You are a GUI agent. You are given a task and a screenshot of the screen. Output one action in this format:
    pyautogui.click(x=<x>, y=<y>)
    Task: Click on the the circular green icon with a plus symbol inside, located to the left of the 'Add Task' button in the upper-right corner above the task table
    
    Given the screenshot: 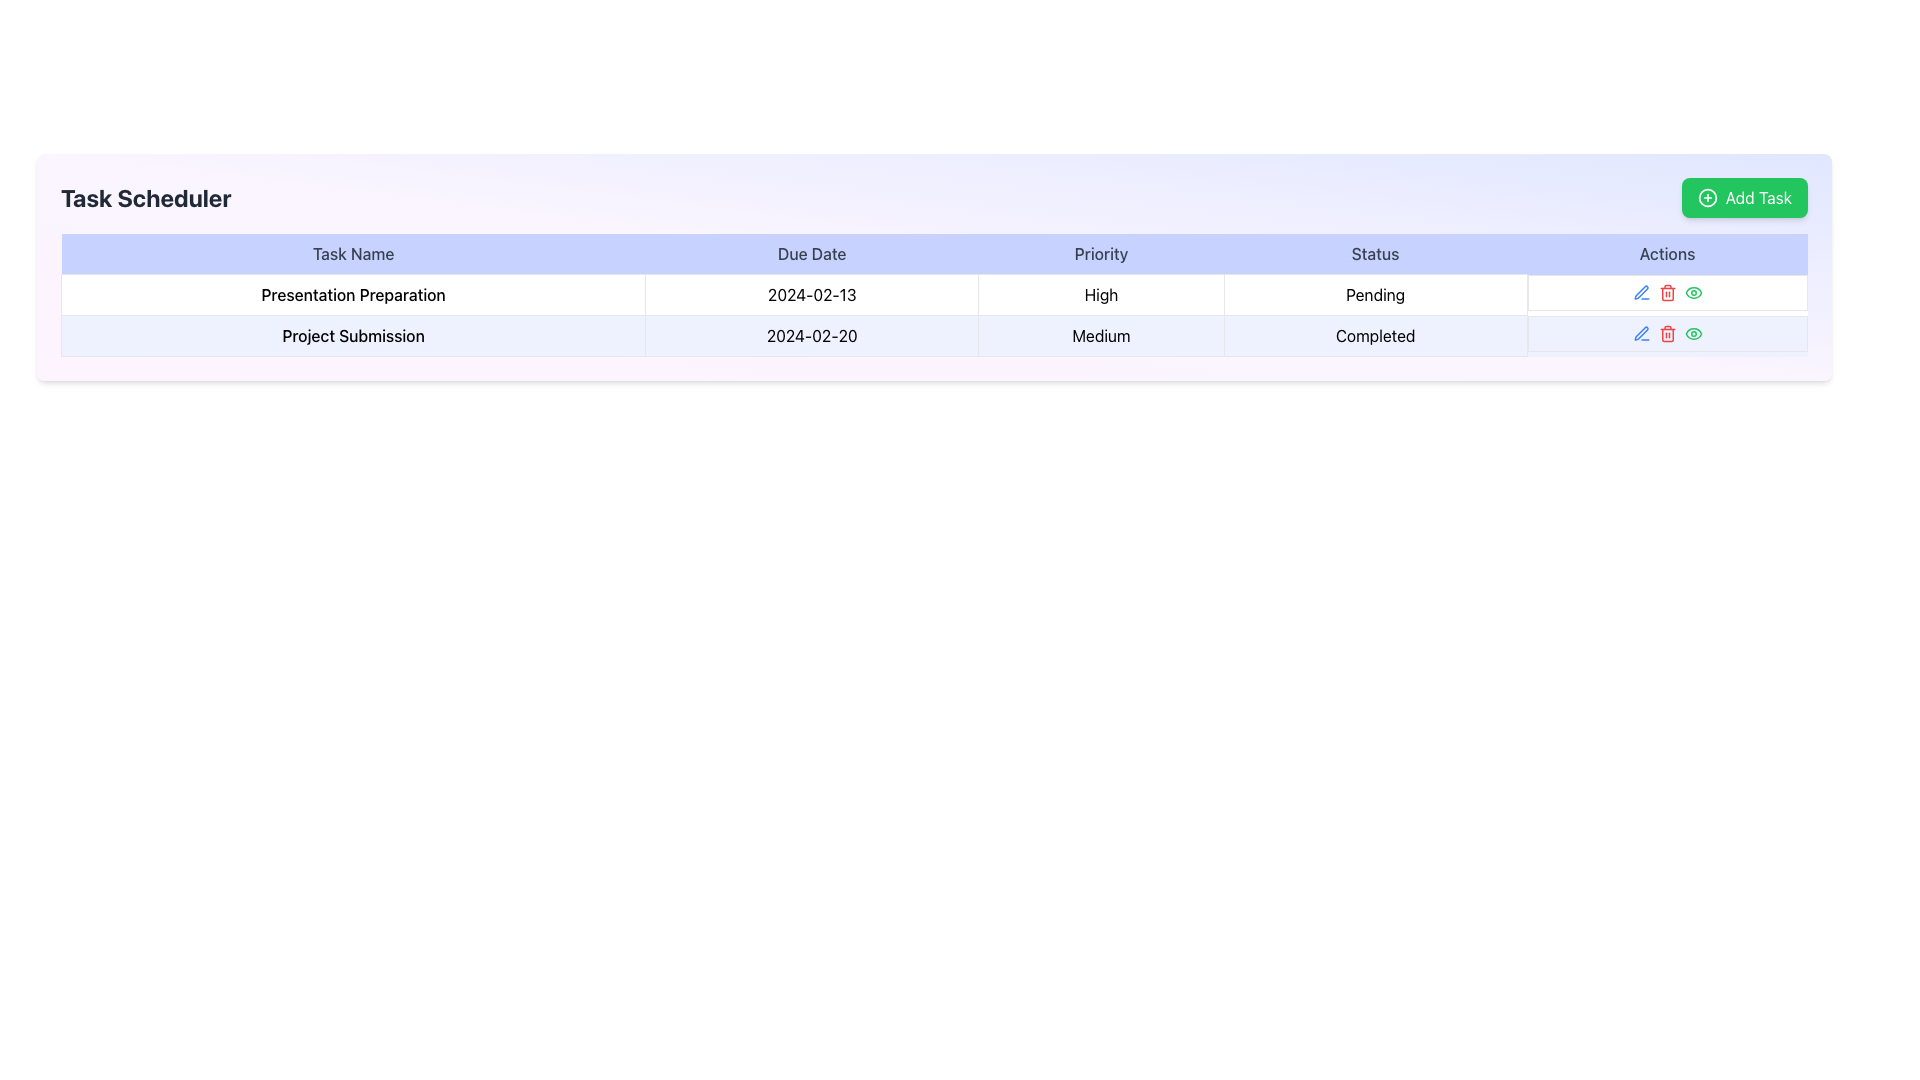 What is the action you would take?
    pyautogui.click(x=1706, y=197)
    